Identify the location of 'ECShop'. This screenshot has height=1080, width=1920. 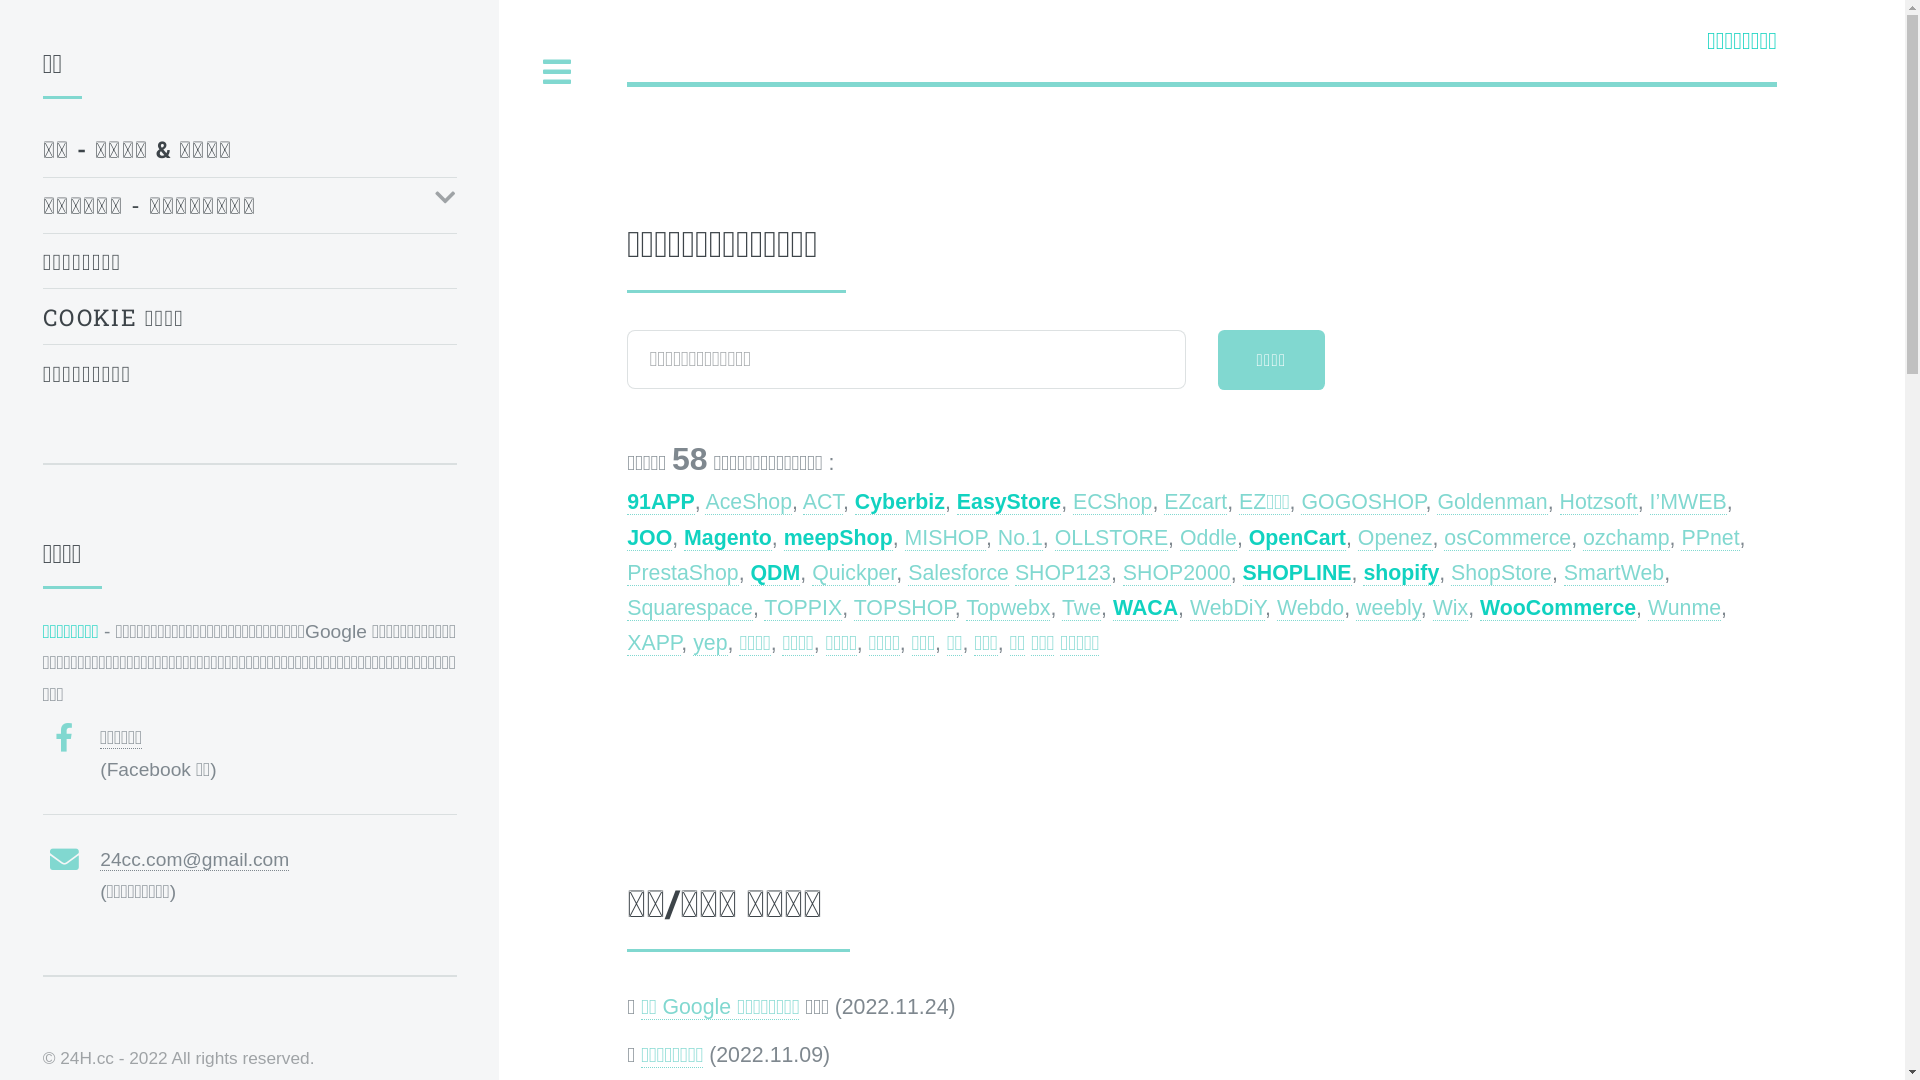
(1111, 501).